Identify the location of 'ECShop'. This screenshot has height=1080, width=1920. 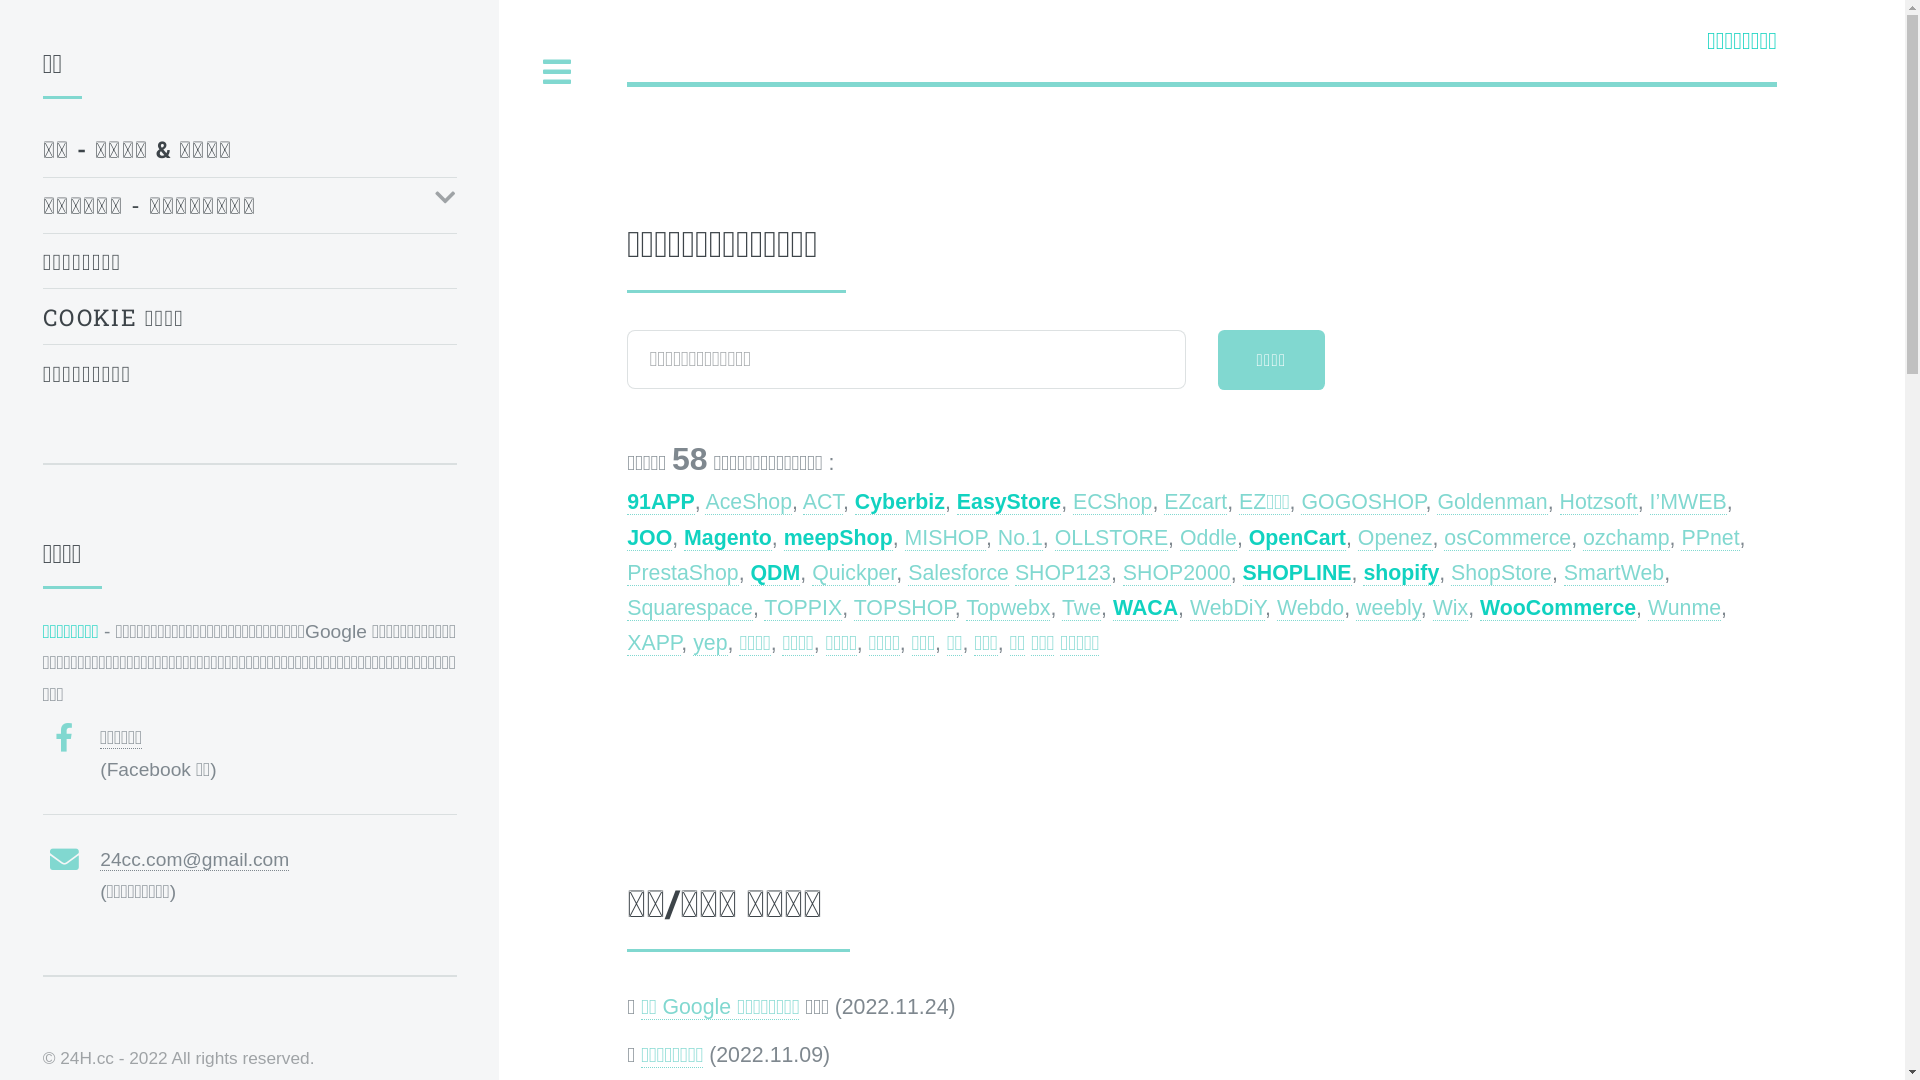
(1111, 501).